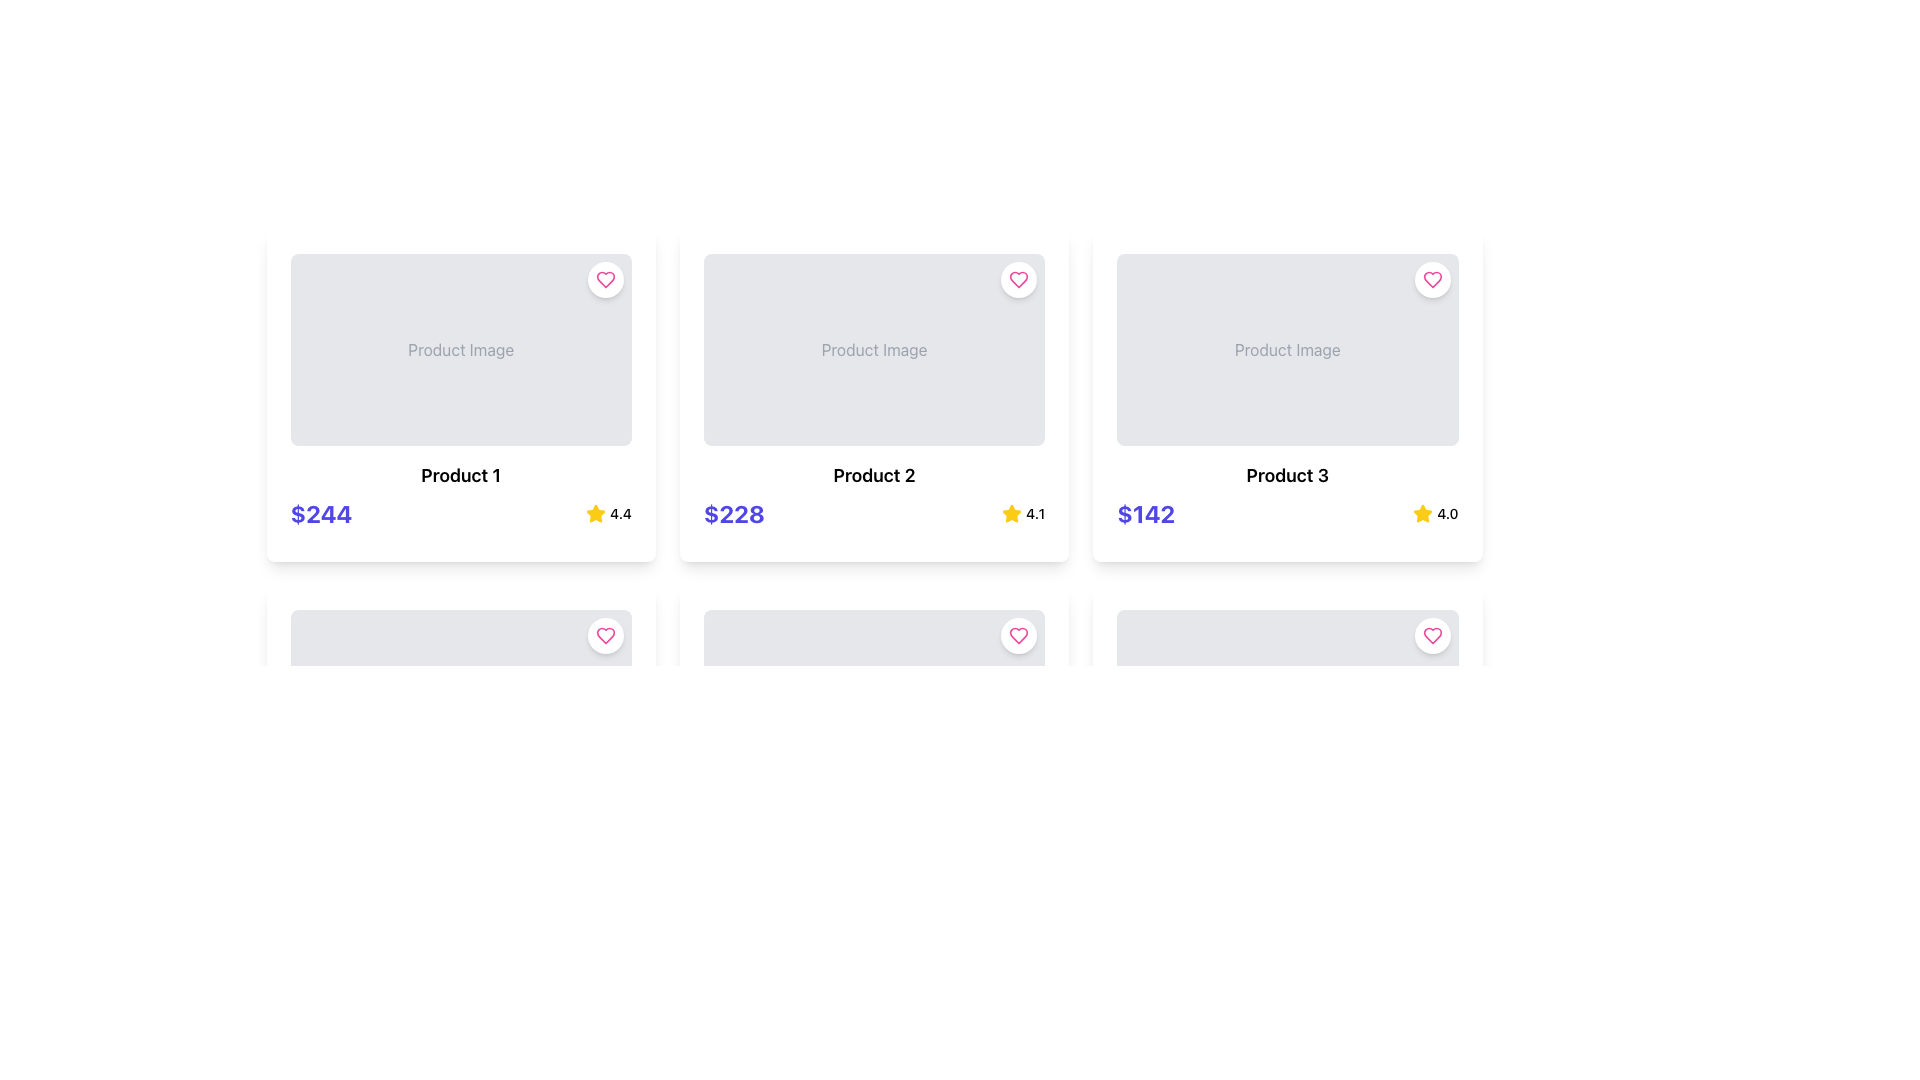  Describe the element at coordinates (1422, 512) in the screenshot. I see `the yellow star icon representing the rating system for 'Product 3', which is positioned to the left of the text '4.0'` at that location.